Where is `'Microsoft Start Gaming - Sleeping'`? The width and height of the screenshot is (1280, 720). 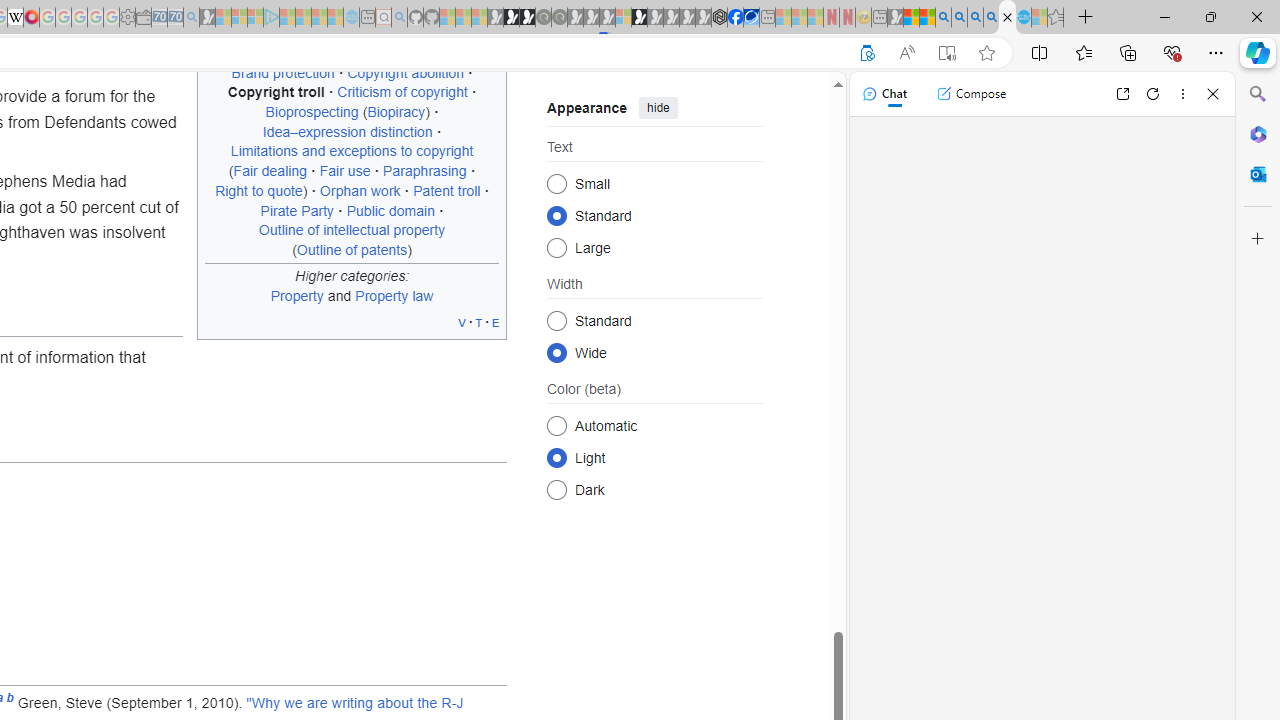 'Microsoft Start Gaming - Sleeping' is located at coordinates (207, 17).